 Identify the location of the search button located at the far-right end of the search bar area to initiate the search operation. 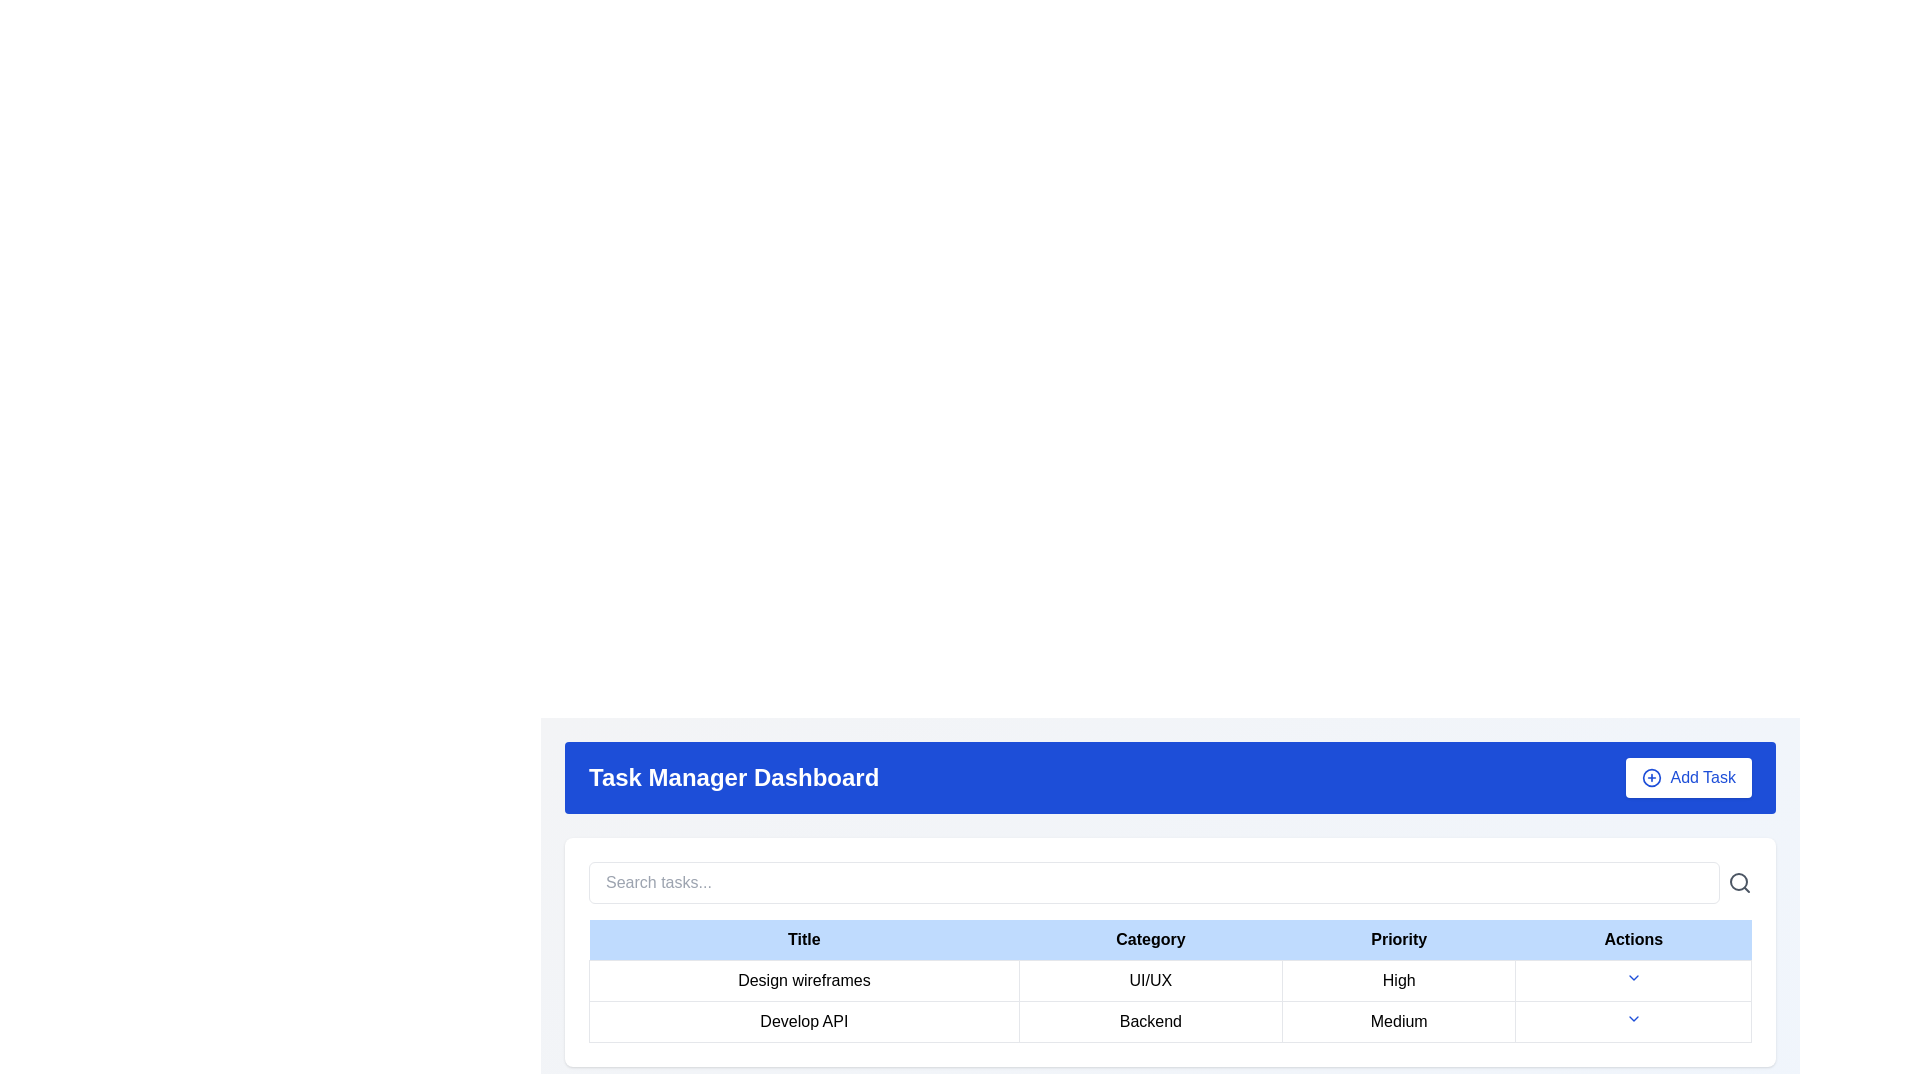
(1738, 882).